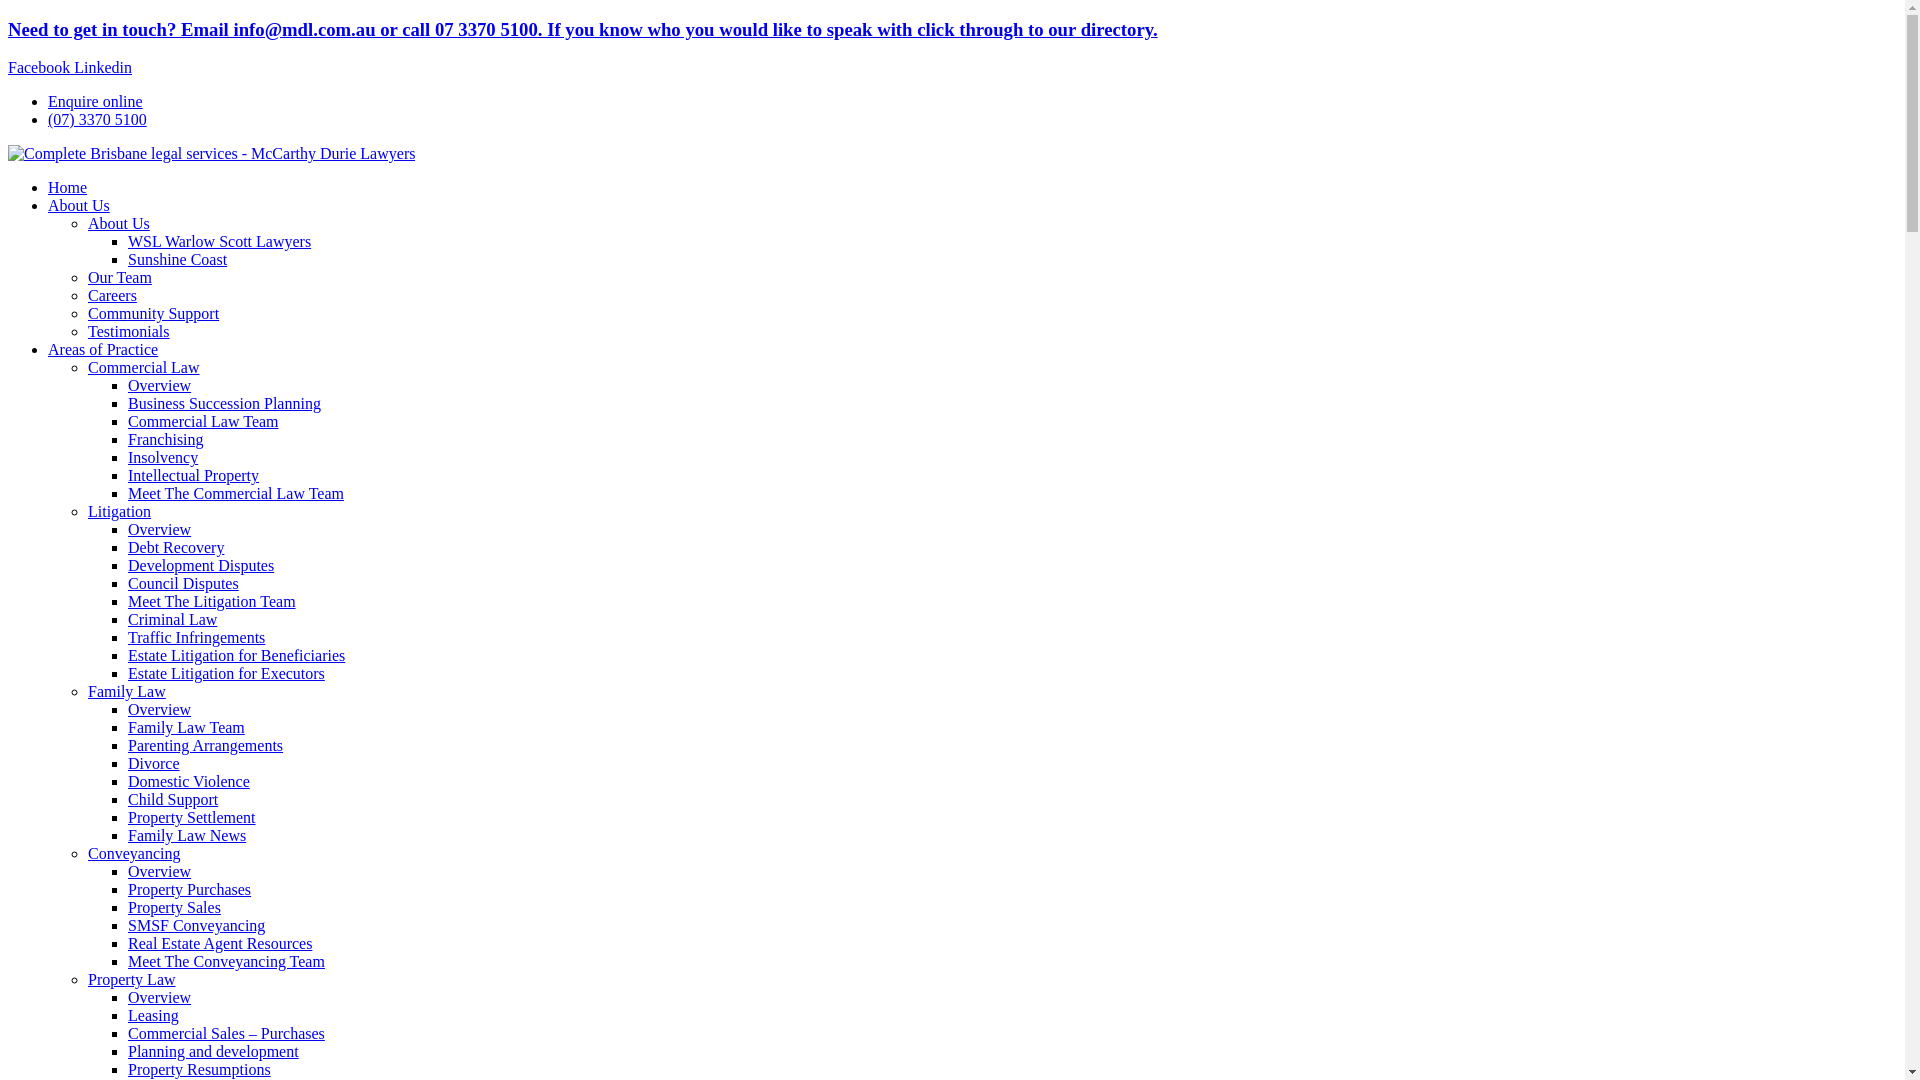 Image resolution: width=1920 pixels, height=1080 pixels. I want to click on 'Real Estate Agent Resources', so click(220, 943).